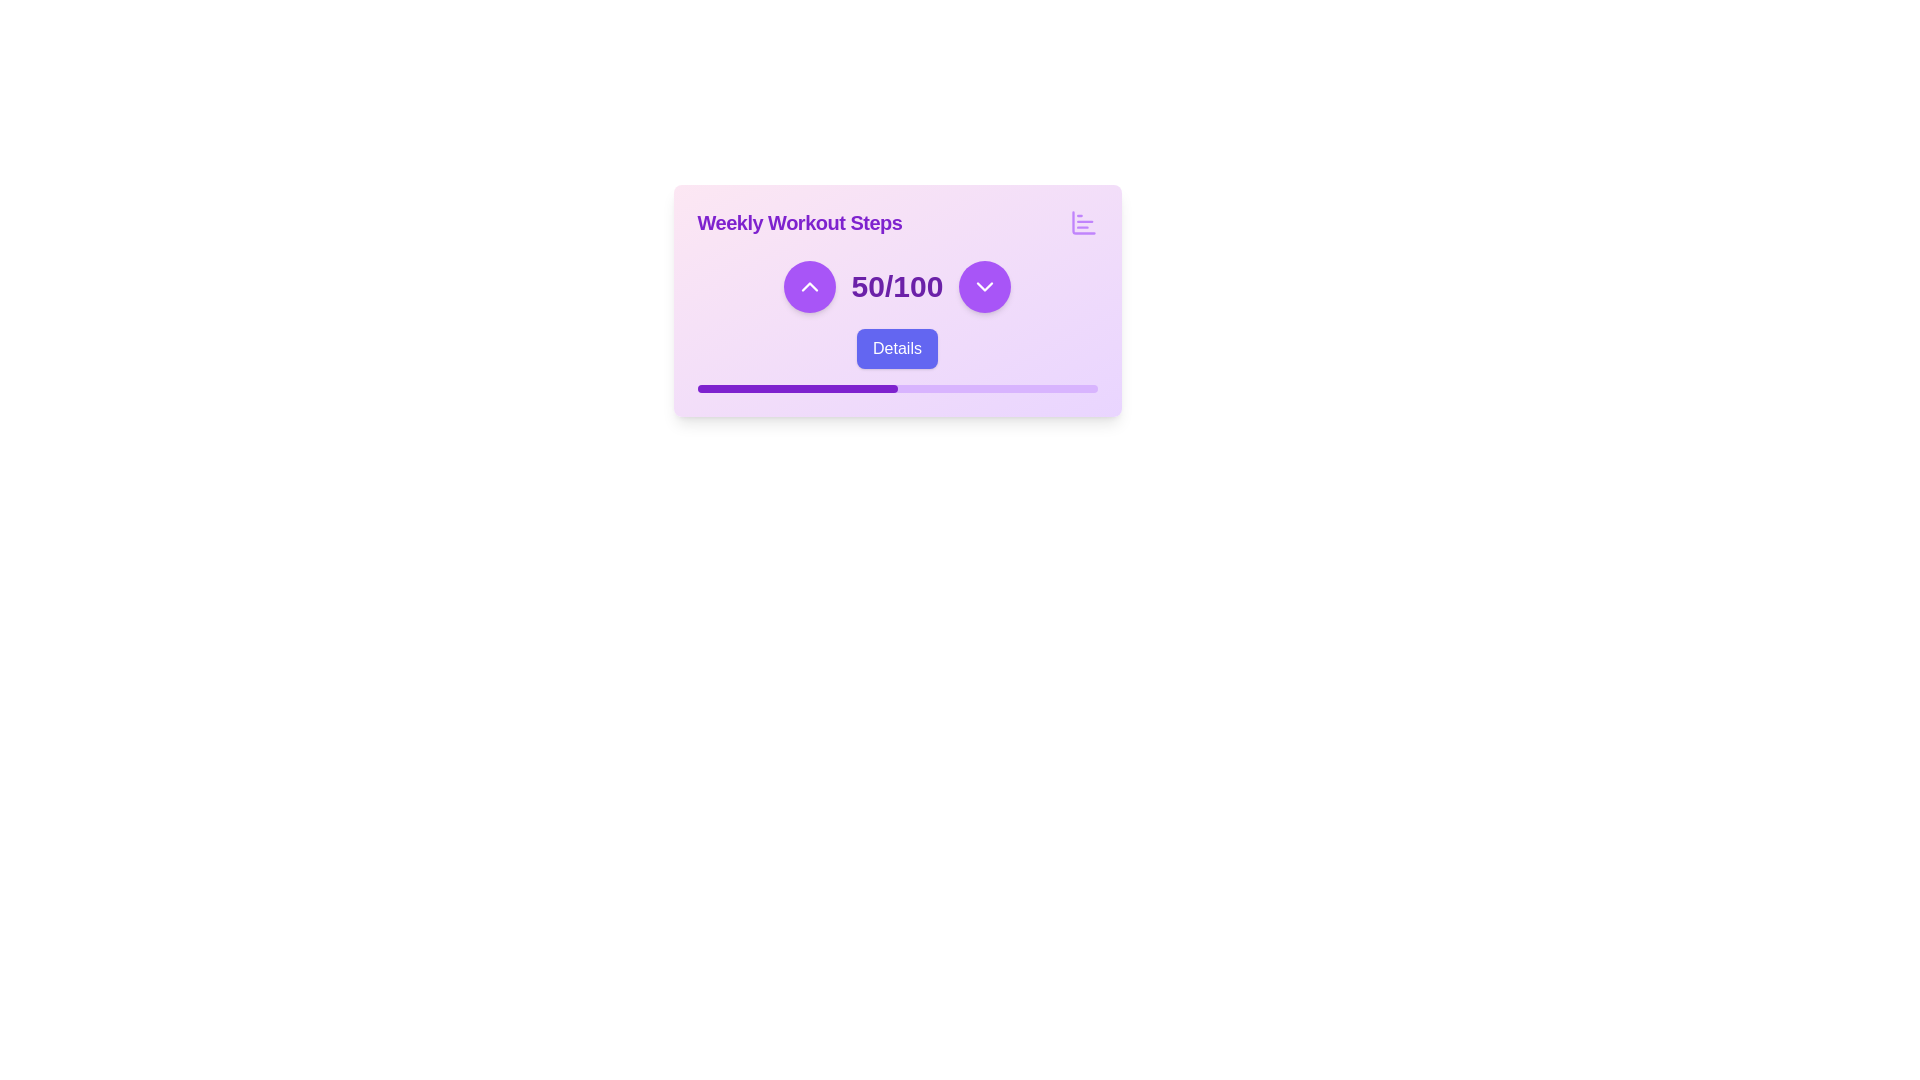  What do you see at coordinates (896, 223) in the screenshot?
I see `the label or title indicating the main context of the card for weekly workout steps, which is centered at the top of the card layout` at bounding box center [896, 223].